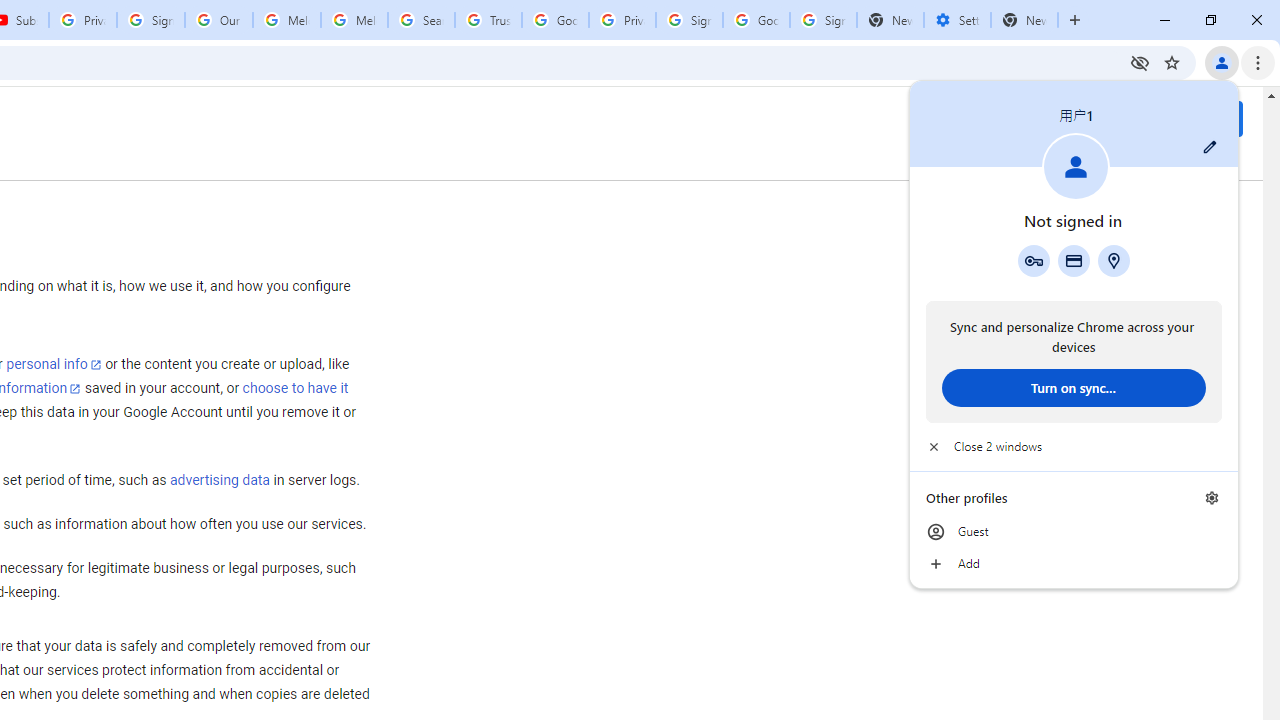  I want to click on 'Addresses and more', so click(1113, 260).